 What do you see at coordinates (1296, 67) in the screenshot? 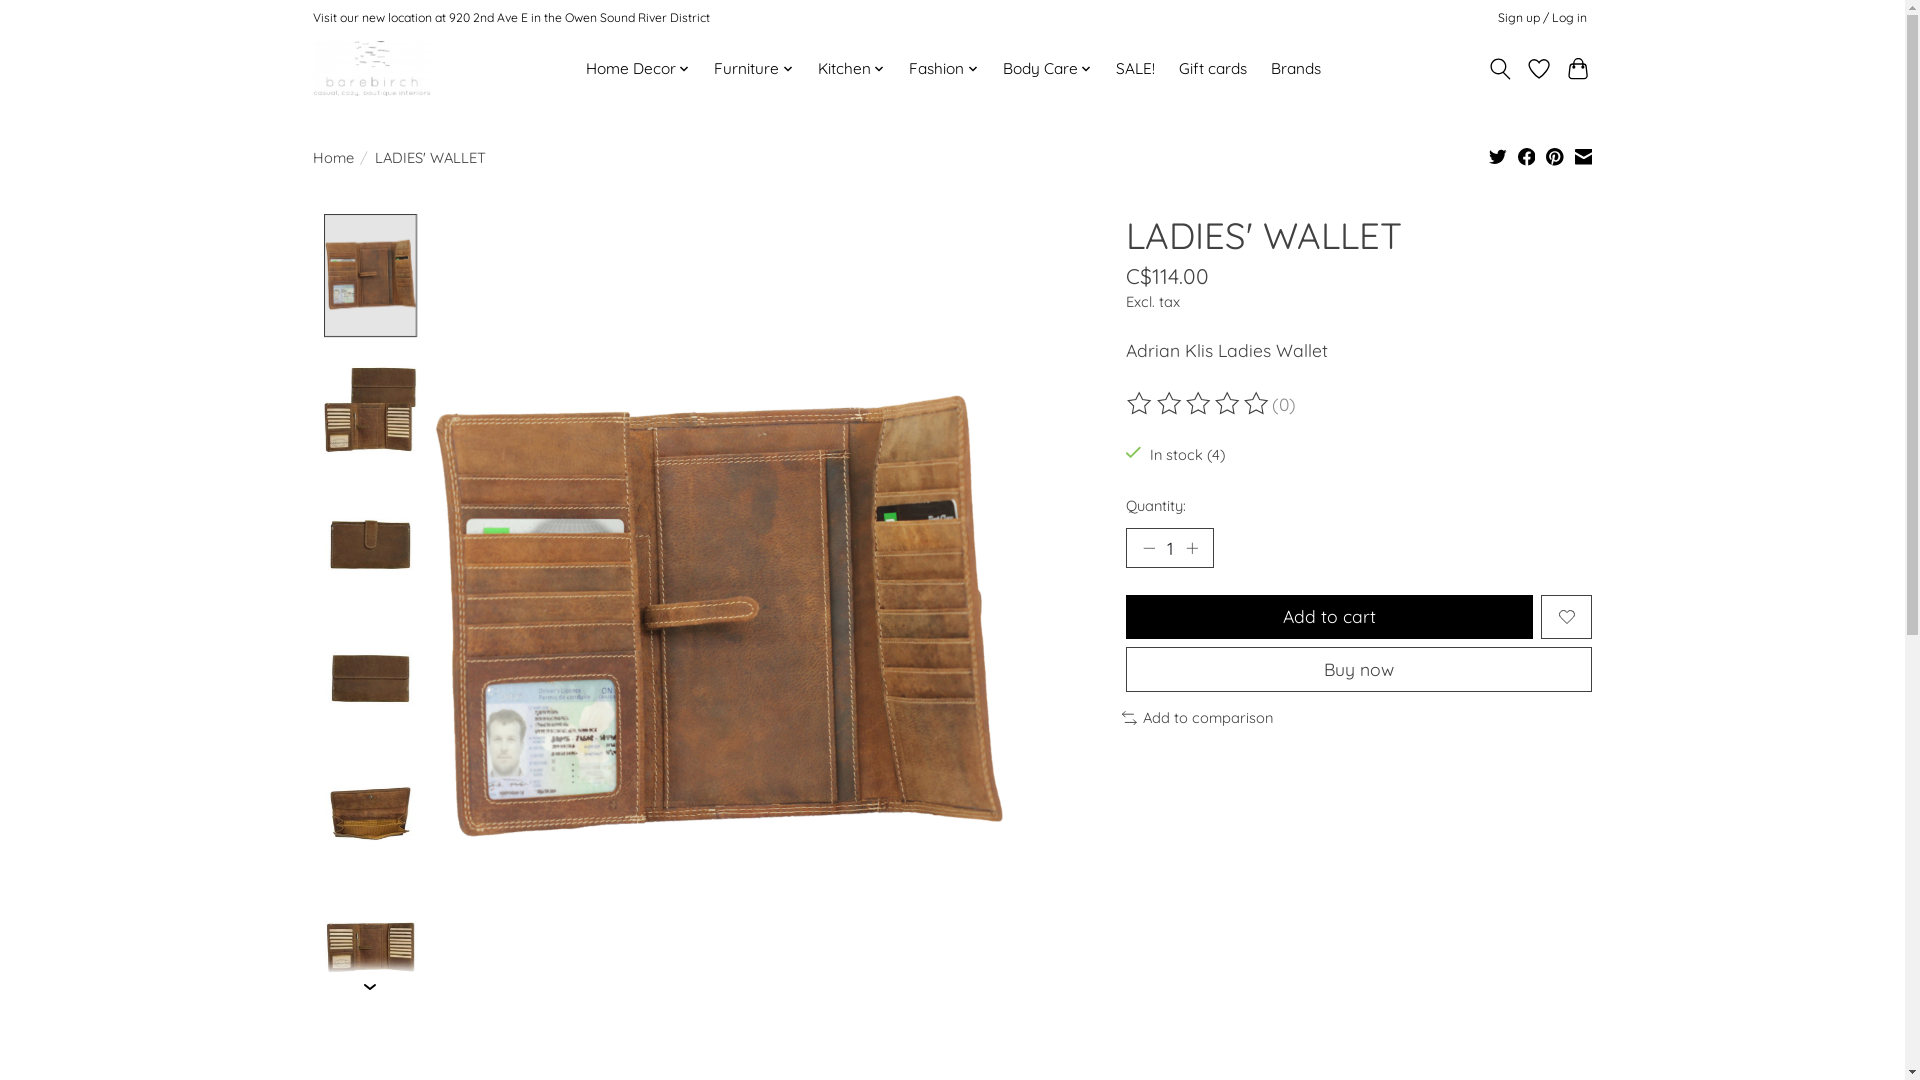
I see `'Brands'` at bounding box center [1296, 67].